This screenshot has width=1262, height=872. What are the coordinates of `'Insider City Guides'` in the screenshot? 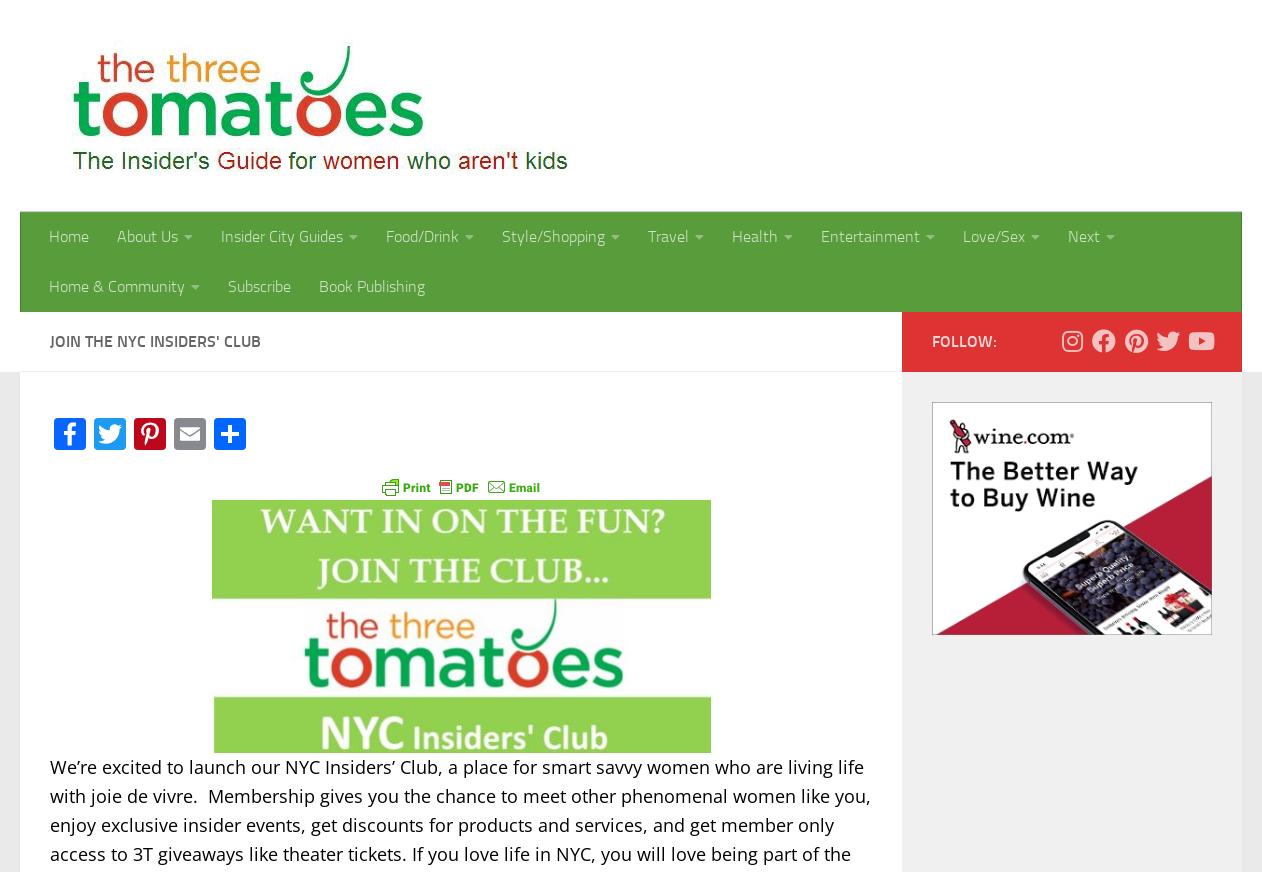 It's located at (281, 235).